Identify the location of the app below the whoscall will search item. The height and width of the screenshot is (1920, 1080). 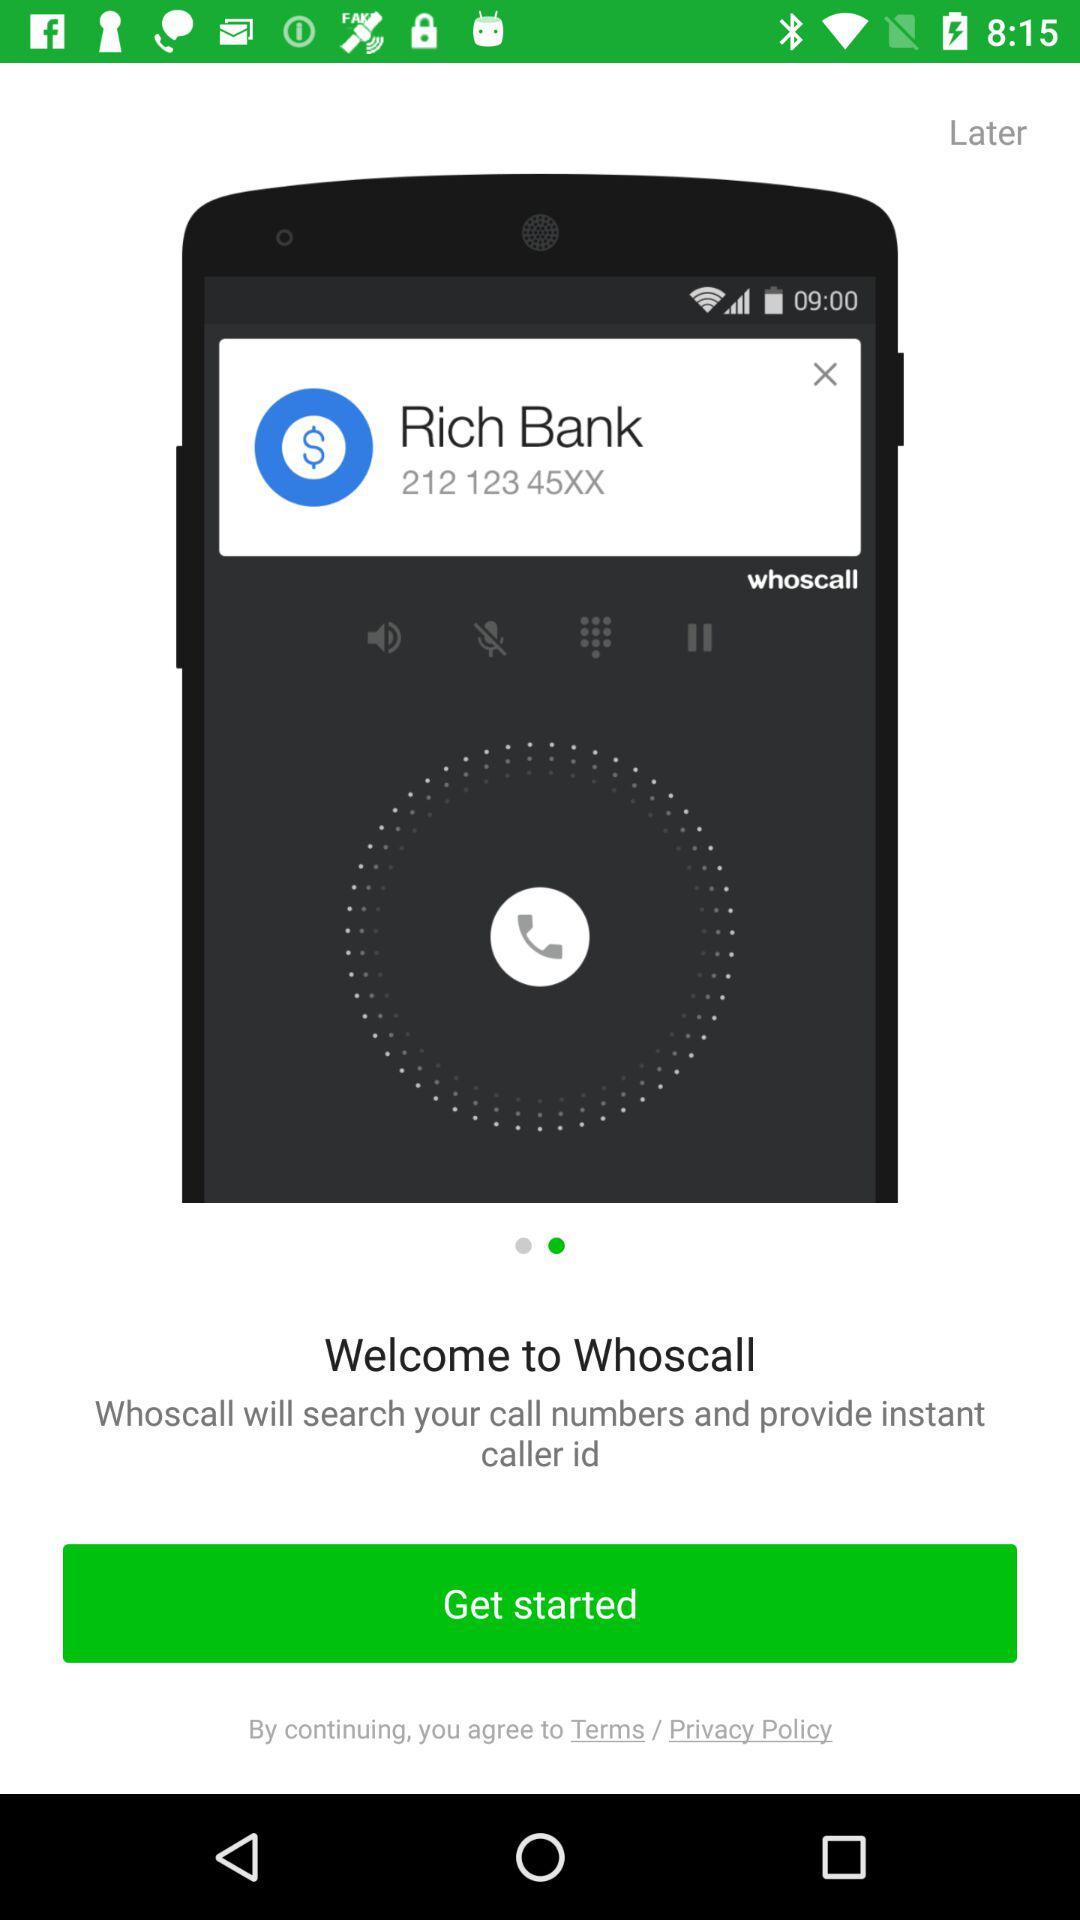
(540, 1603).